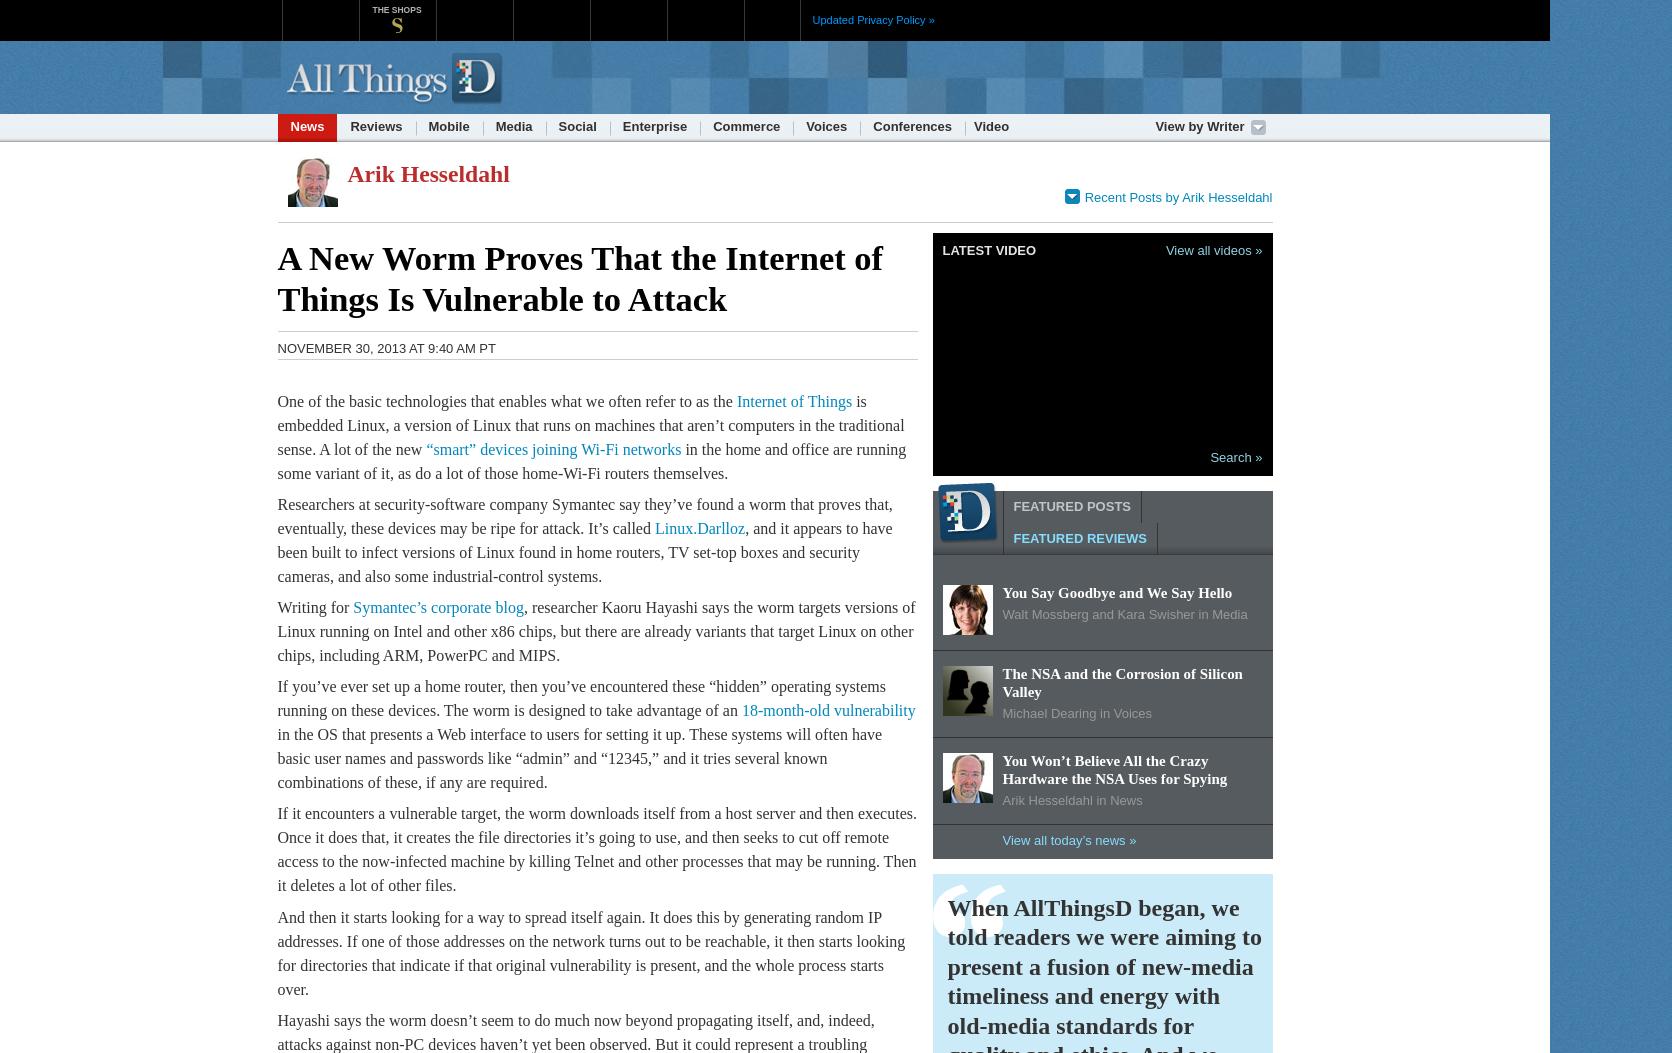 The image size is (1672, 1053). I want to click on 'Writing for', so click(314, 607).